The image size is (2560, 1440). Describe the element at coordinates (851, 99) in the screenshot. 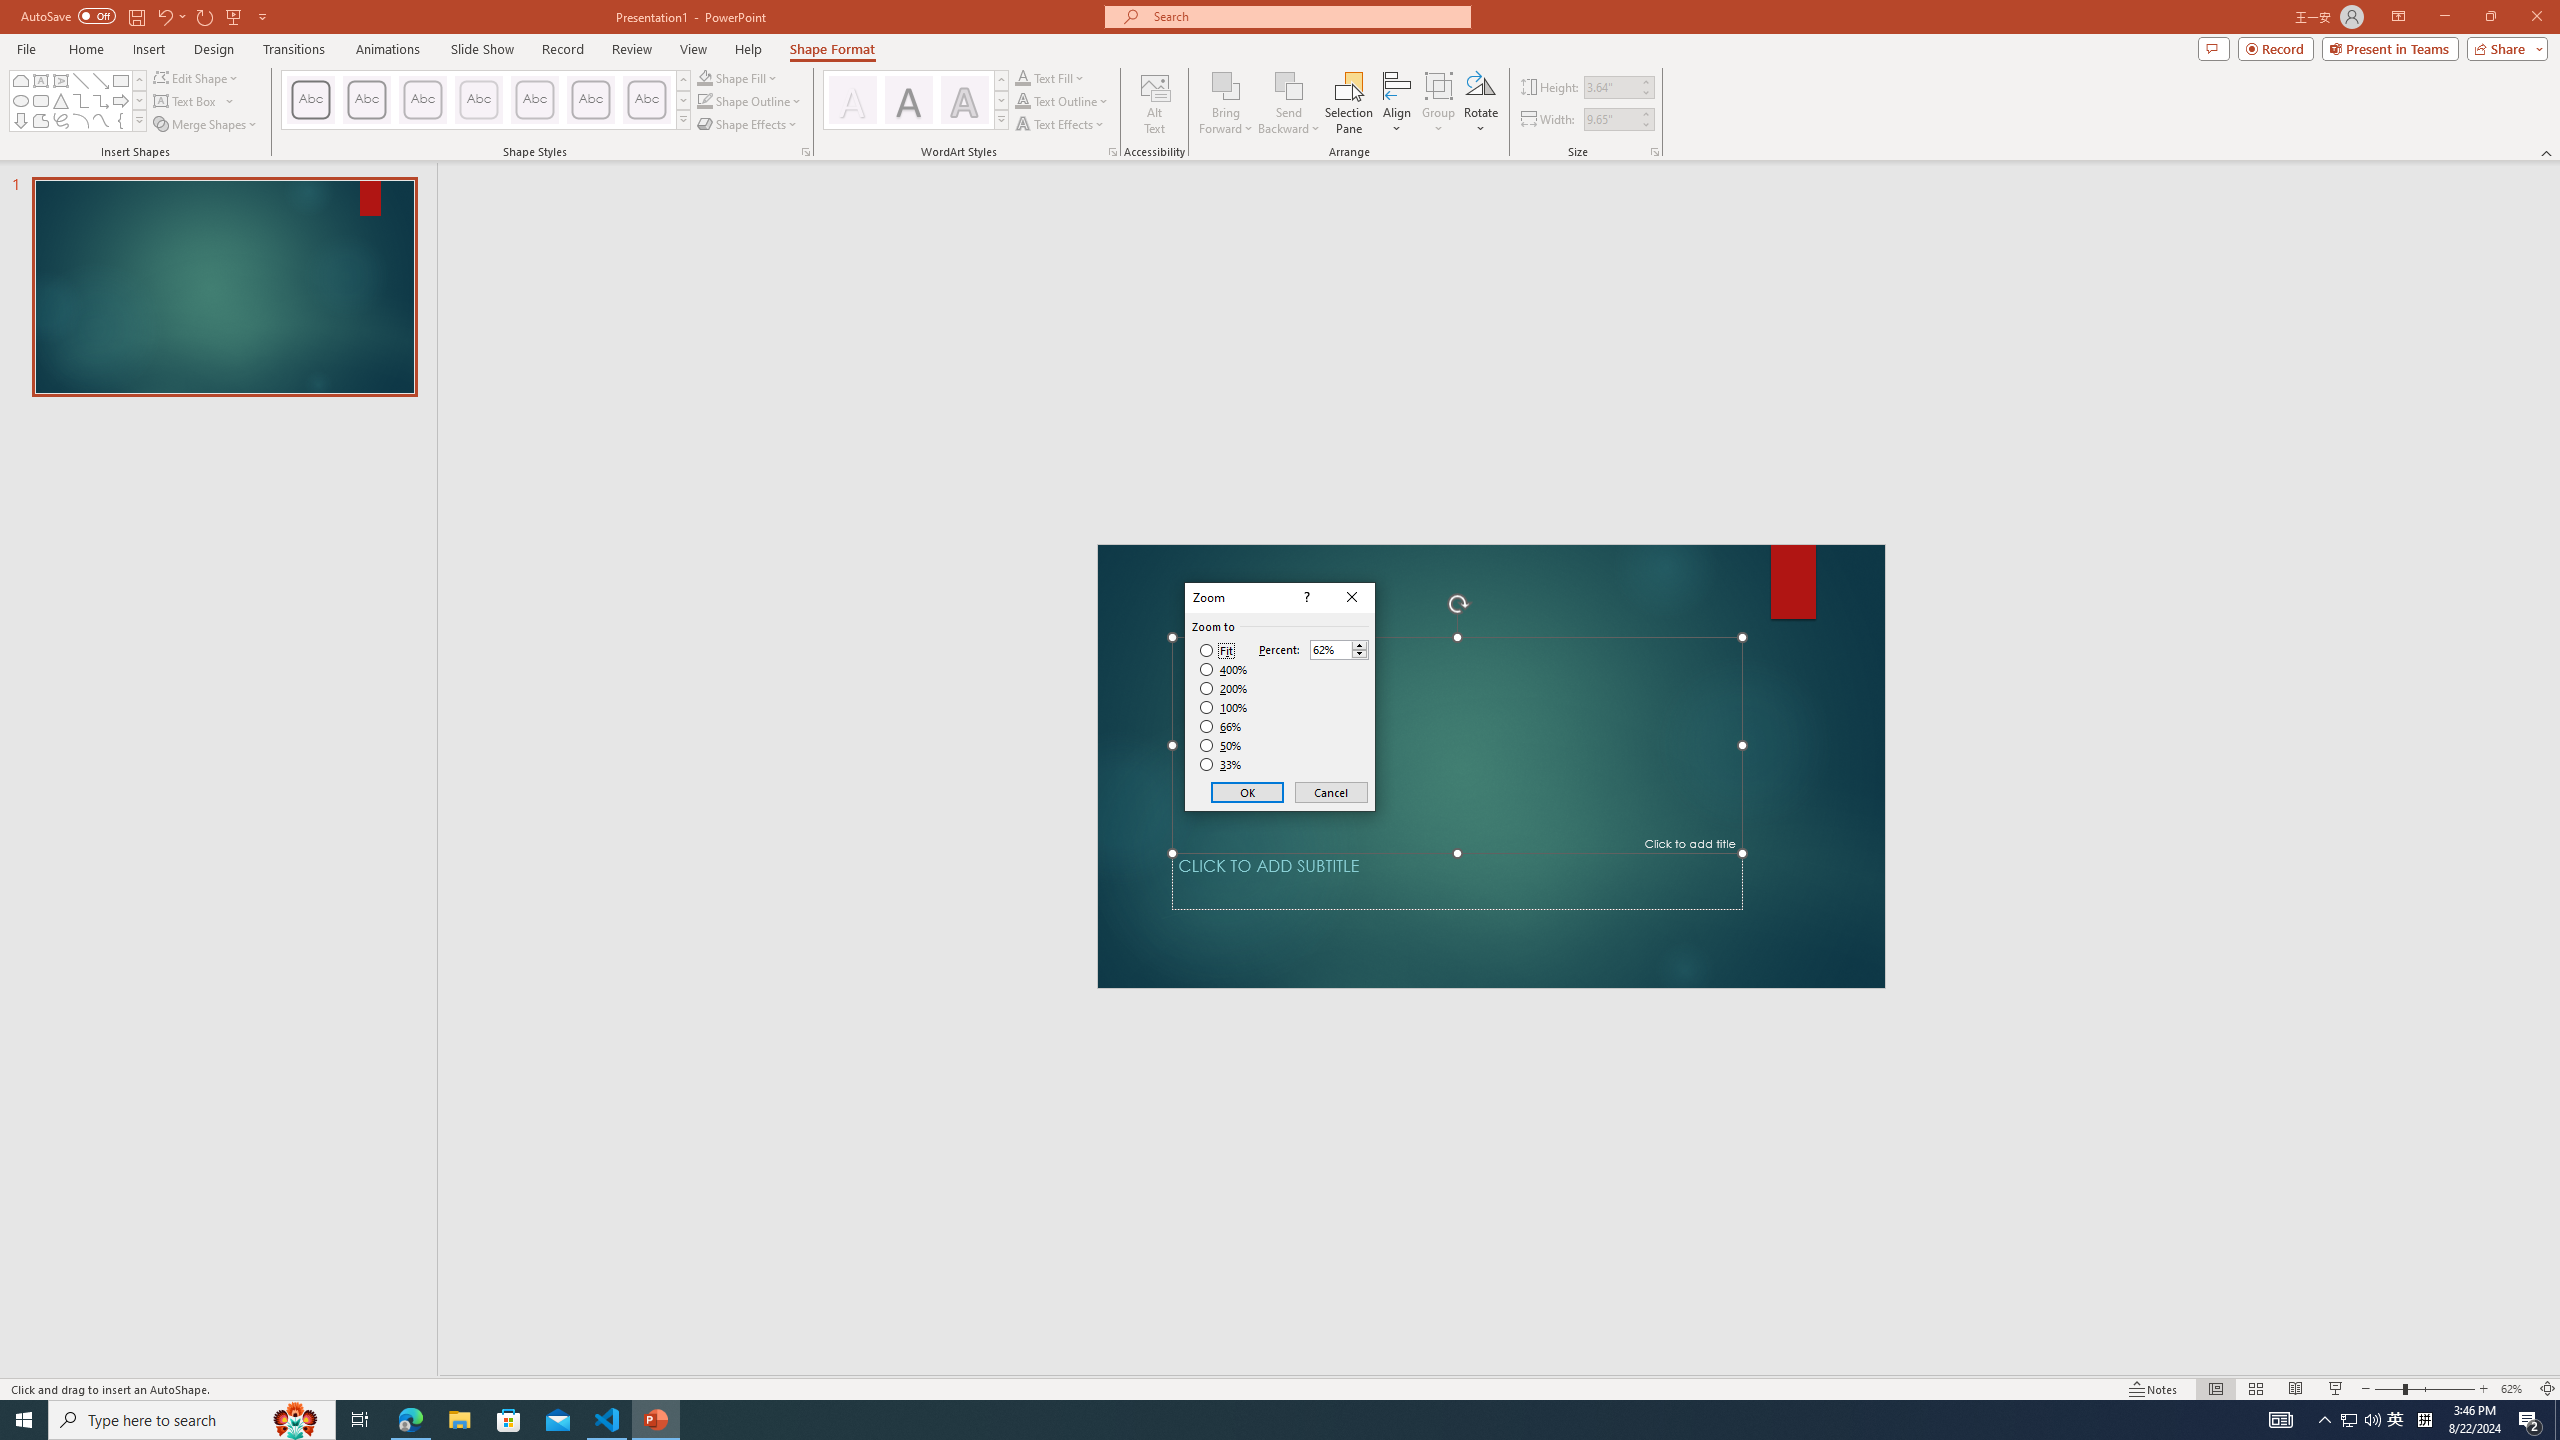

I see `'Fill: White, Text color 1; Shadow'` at that location.